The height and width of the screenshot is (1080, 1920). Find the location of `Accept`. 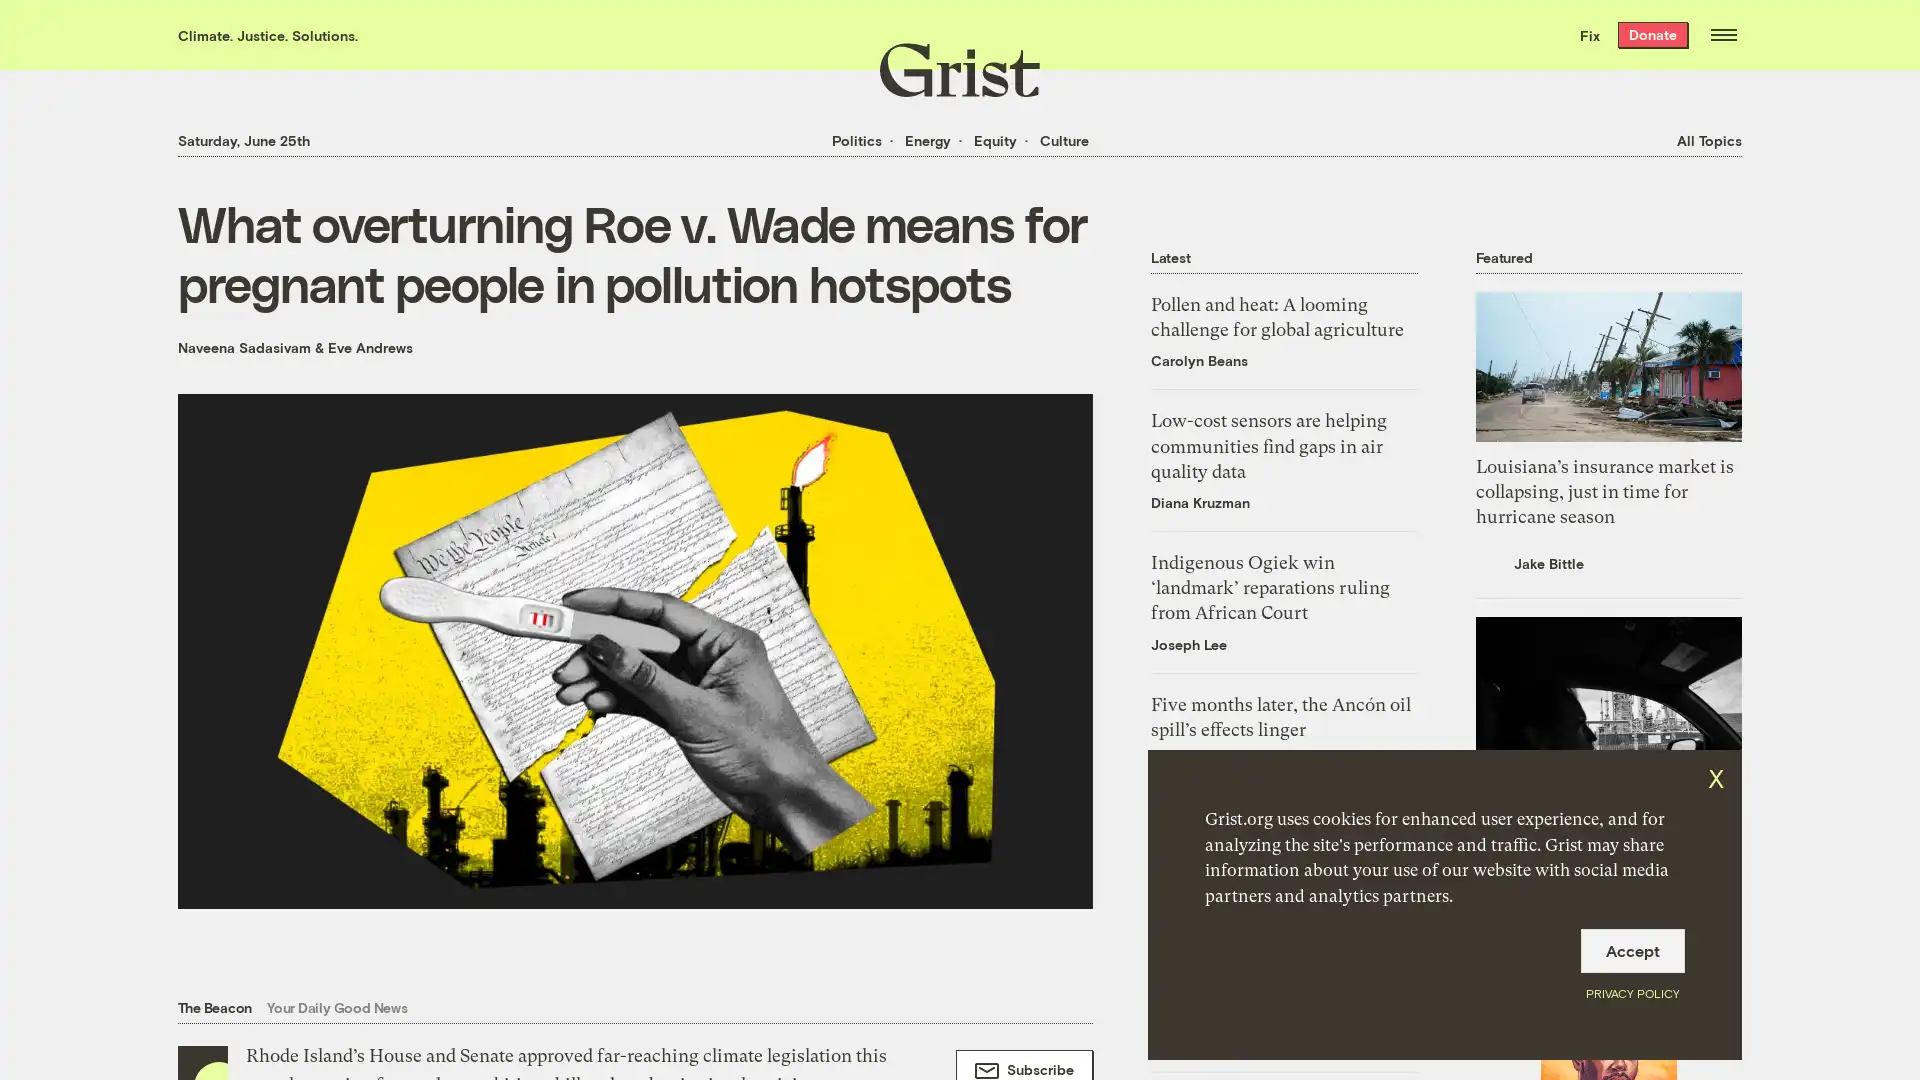

Accept is located at coordinates (1632, 950).